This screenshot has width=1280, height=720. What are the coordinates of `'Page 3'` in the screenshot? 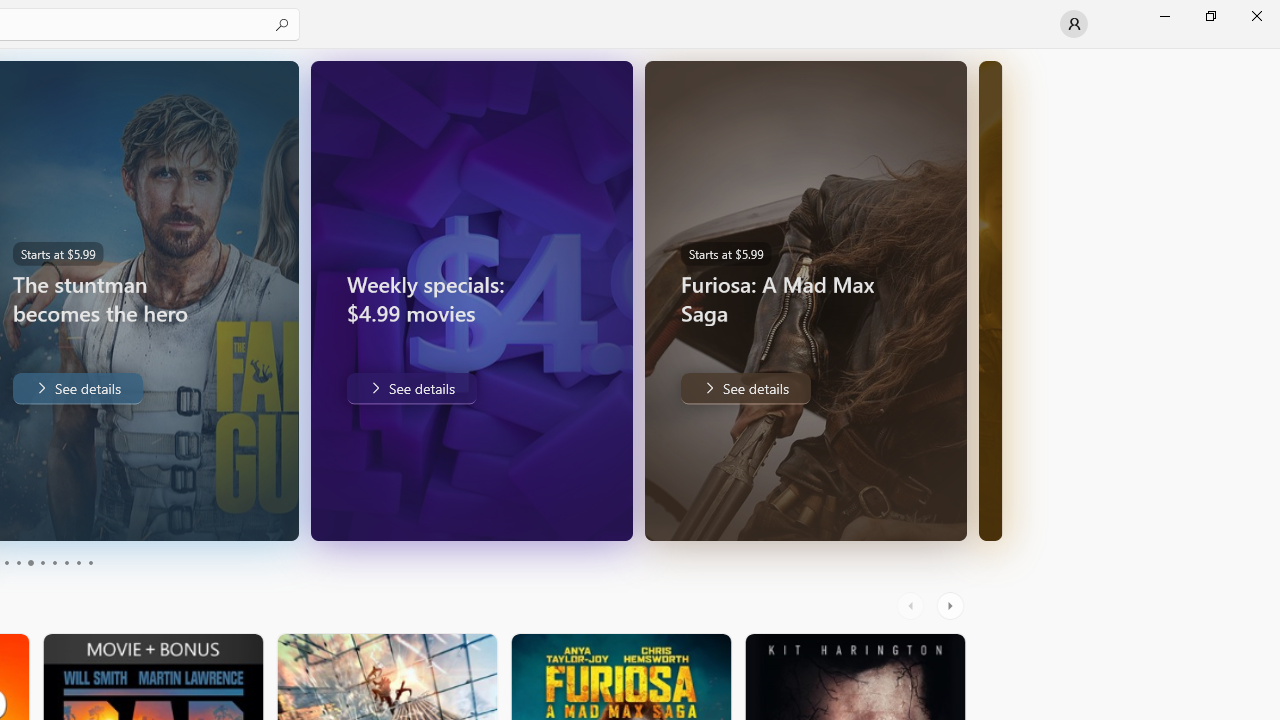 It's located at (5, 563).